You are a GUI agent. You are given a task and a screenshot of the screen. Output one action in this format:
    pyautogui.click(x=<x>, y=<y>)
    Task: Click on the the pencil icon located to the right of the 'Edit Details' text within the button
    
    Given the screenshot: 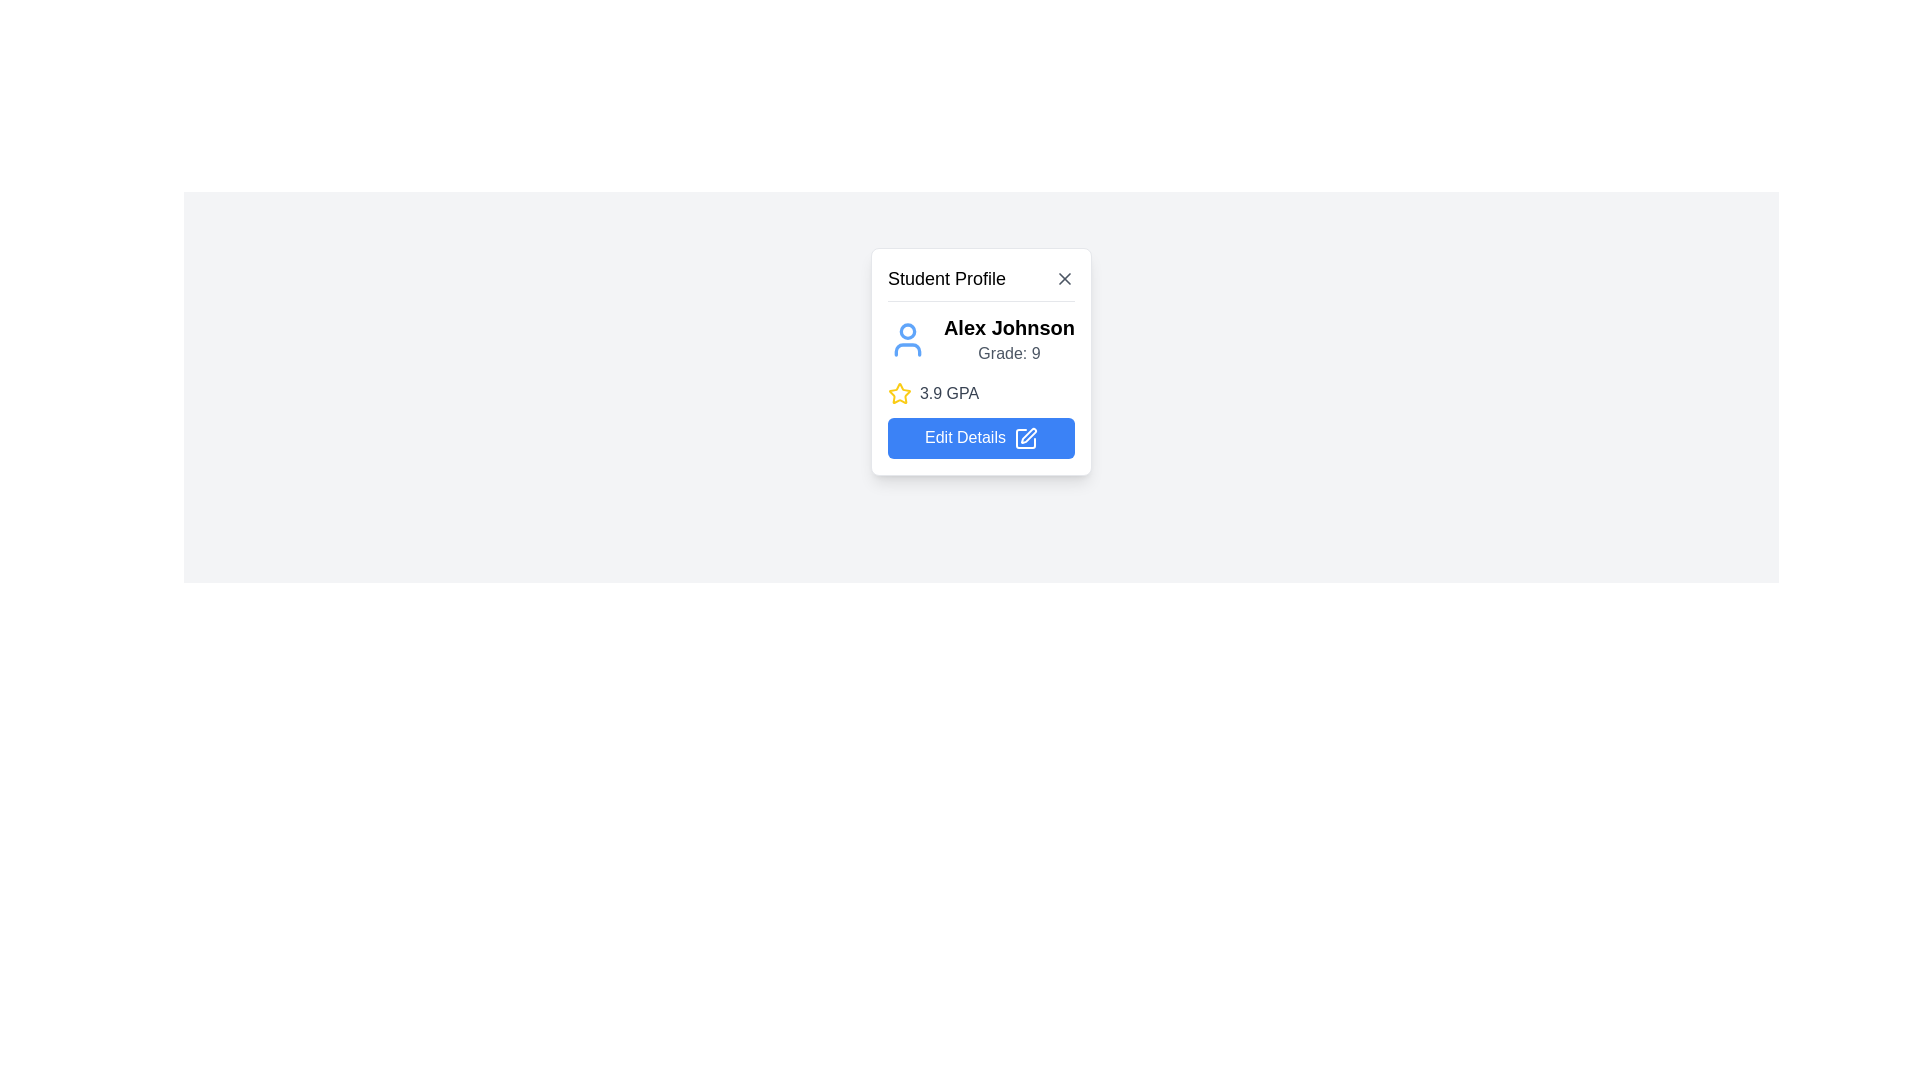 What is the action you would take?
    pyautogui.click(x=1025, y=437)
    